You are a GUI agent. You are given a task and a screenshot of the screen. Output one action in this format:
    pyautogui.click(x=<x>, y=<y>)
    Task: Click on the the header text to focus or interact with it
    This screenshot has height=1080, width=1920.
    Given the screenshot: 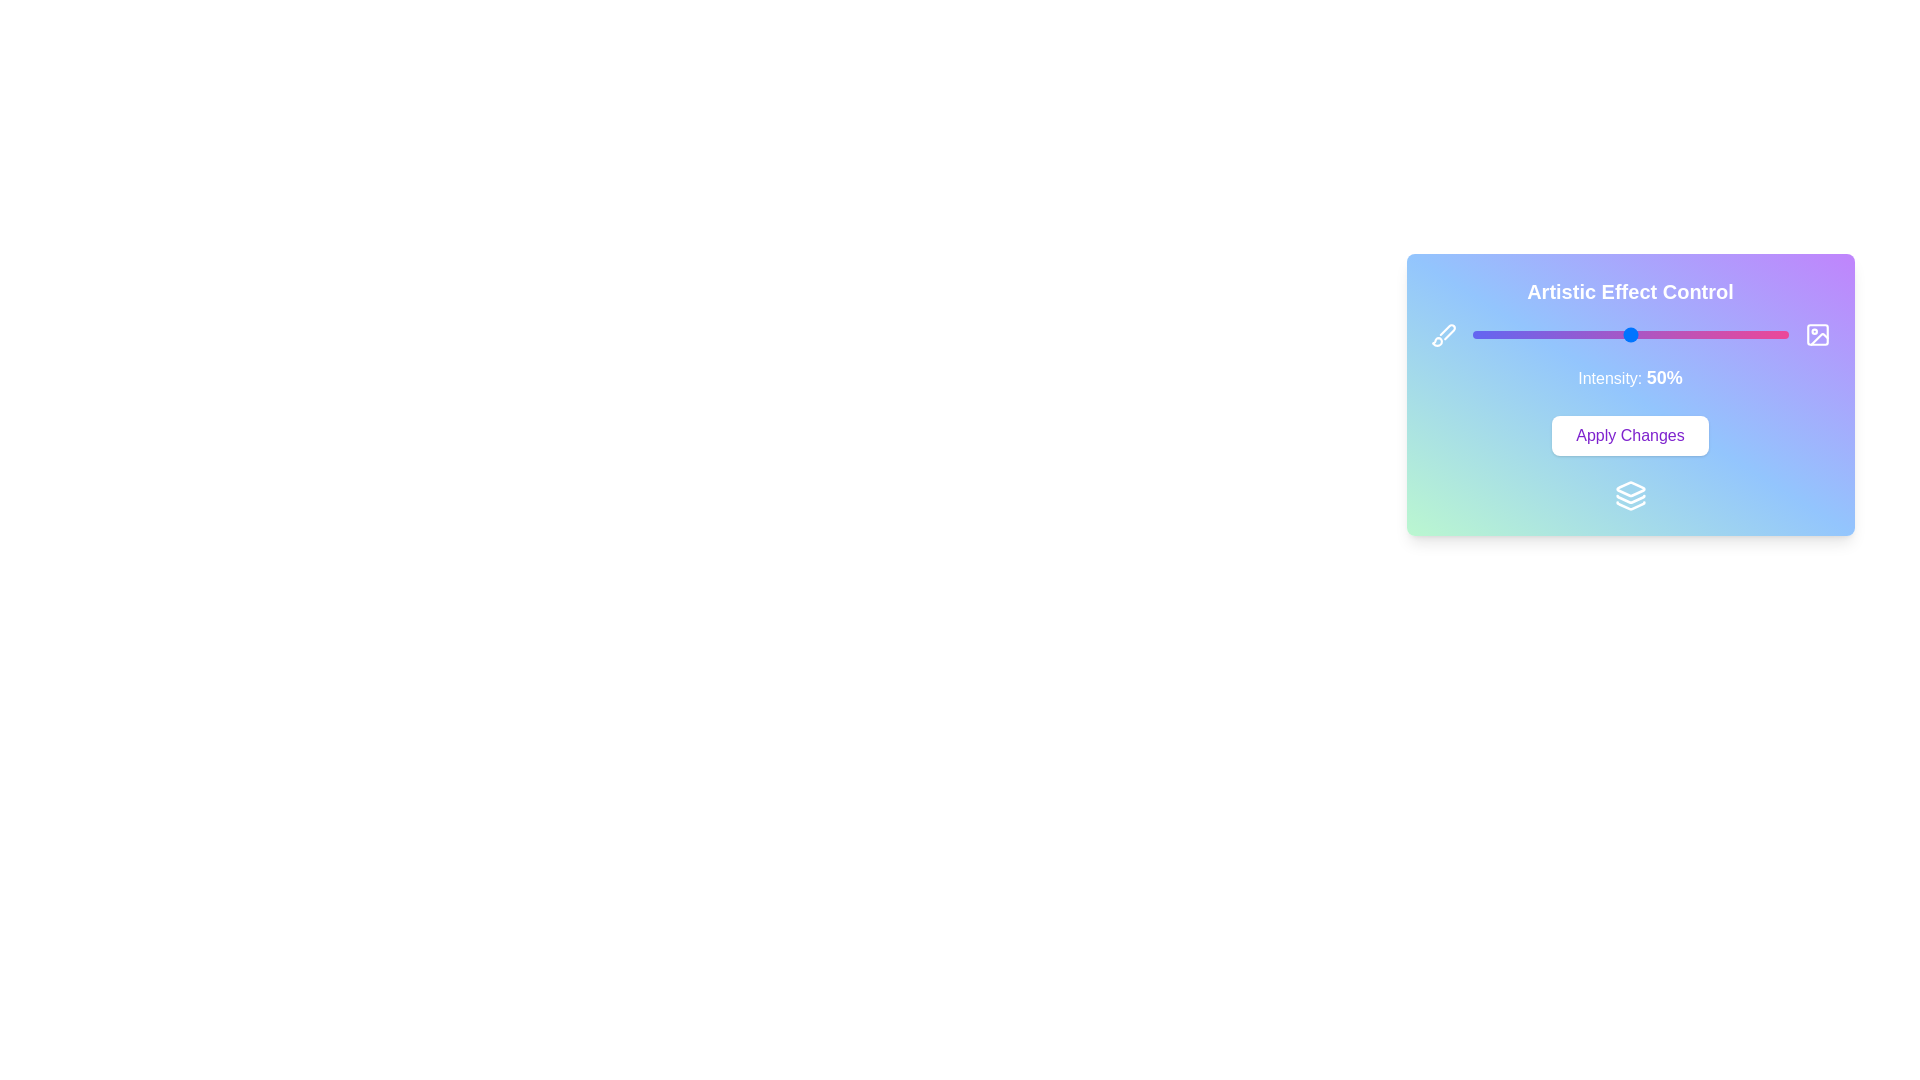 What is the action you would take?
    pyautogui.click(x=1630, y=292)
    